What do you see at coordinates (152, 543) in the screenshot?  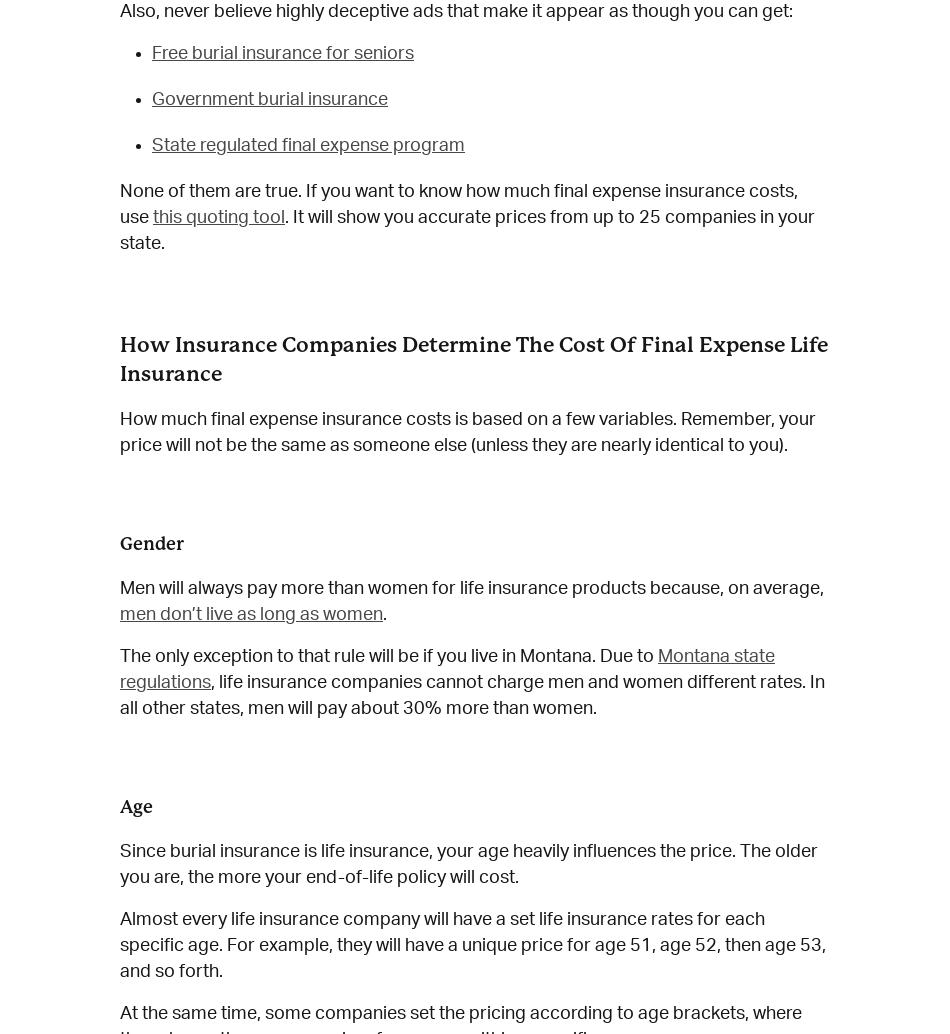 I see `'Gender'` at bounding box center [152, 543].